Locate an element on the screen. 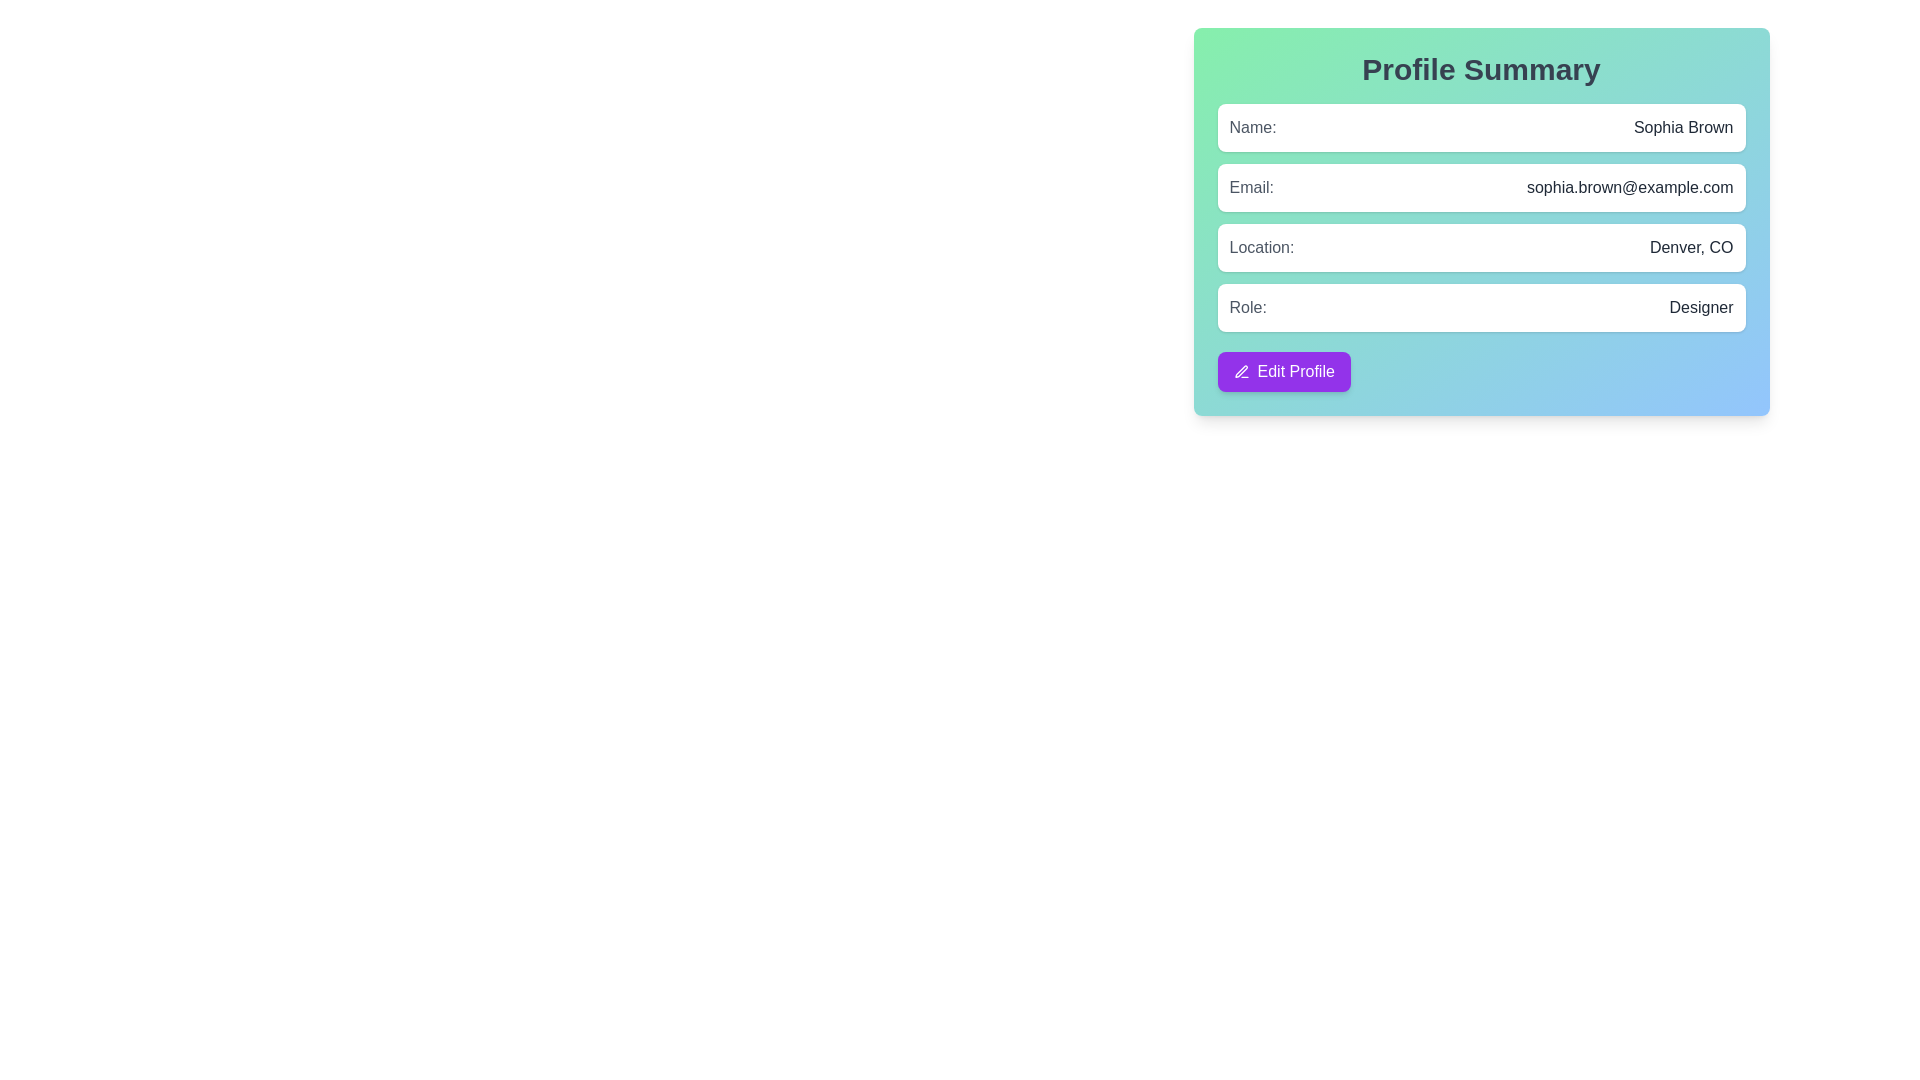  the 'Email:' text label, which is a medium weight gray font label positioned within the Profile Summary card is located at coordinates (1250, 188).